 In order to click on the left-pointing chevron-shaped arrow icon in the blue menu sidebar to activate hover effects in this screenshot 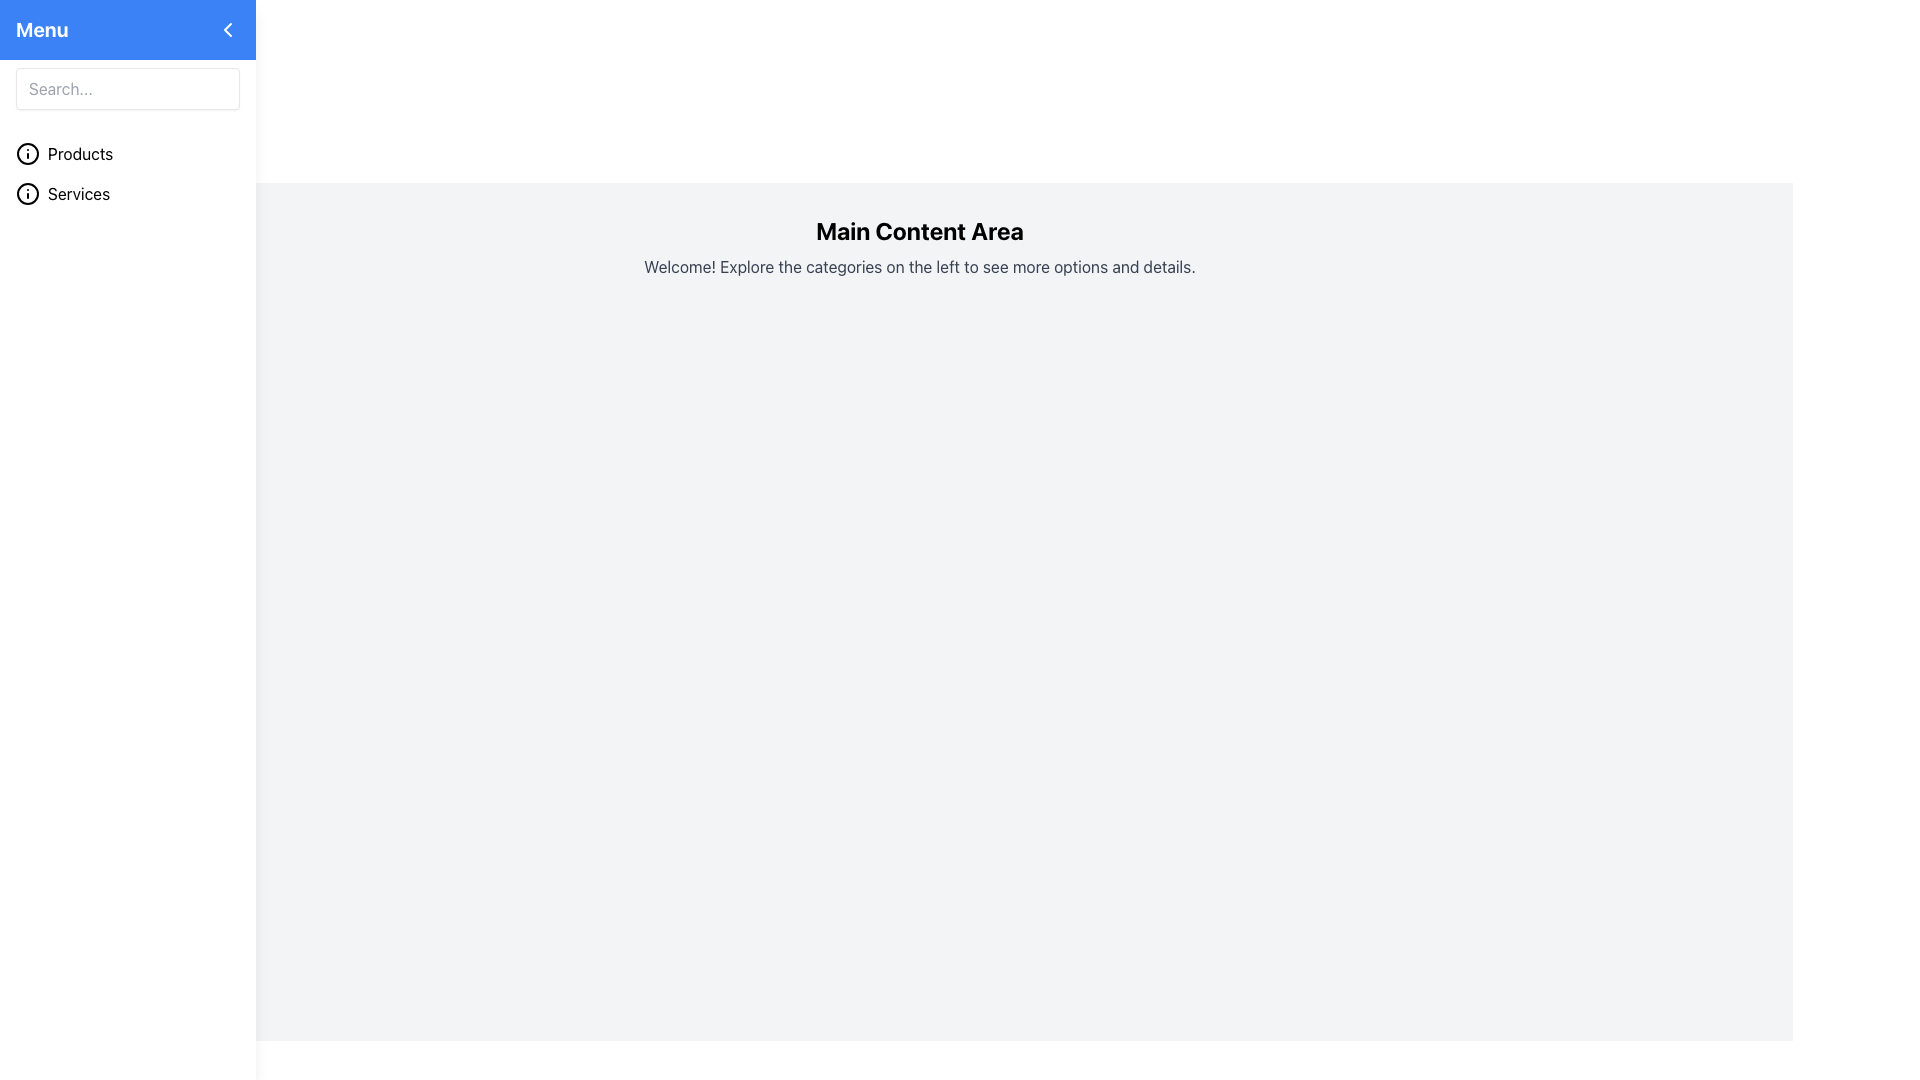, I will do `click(58, 195)`.